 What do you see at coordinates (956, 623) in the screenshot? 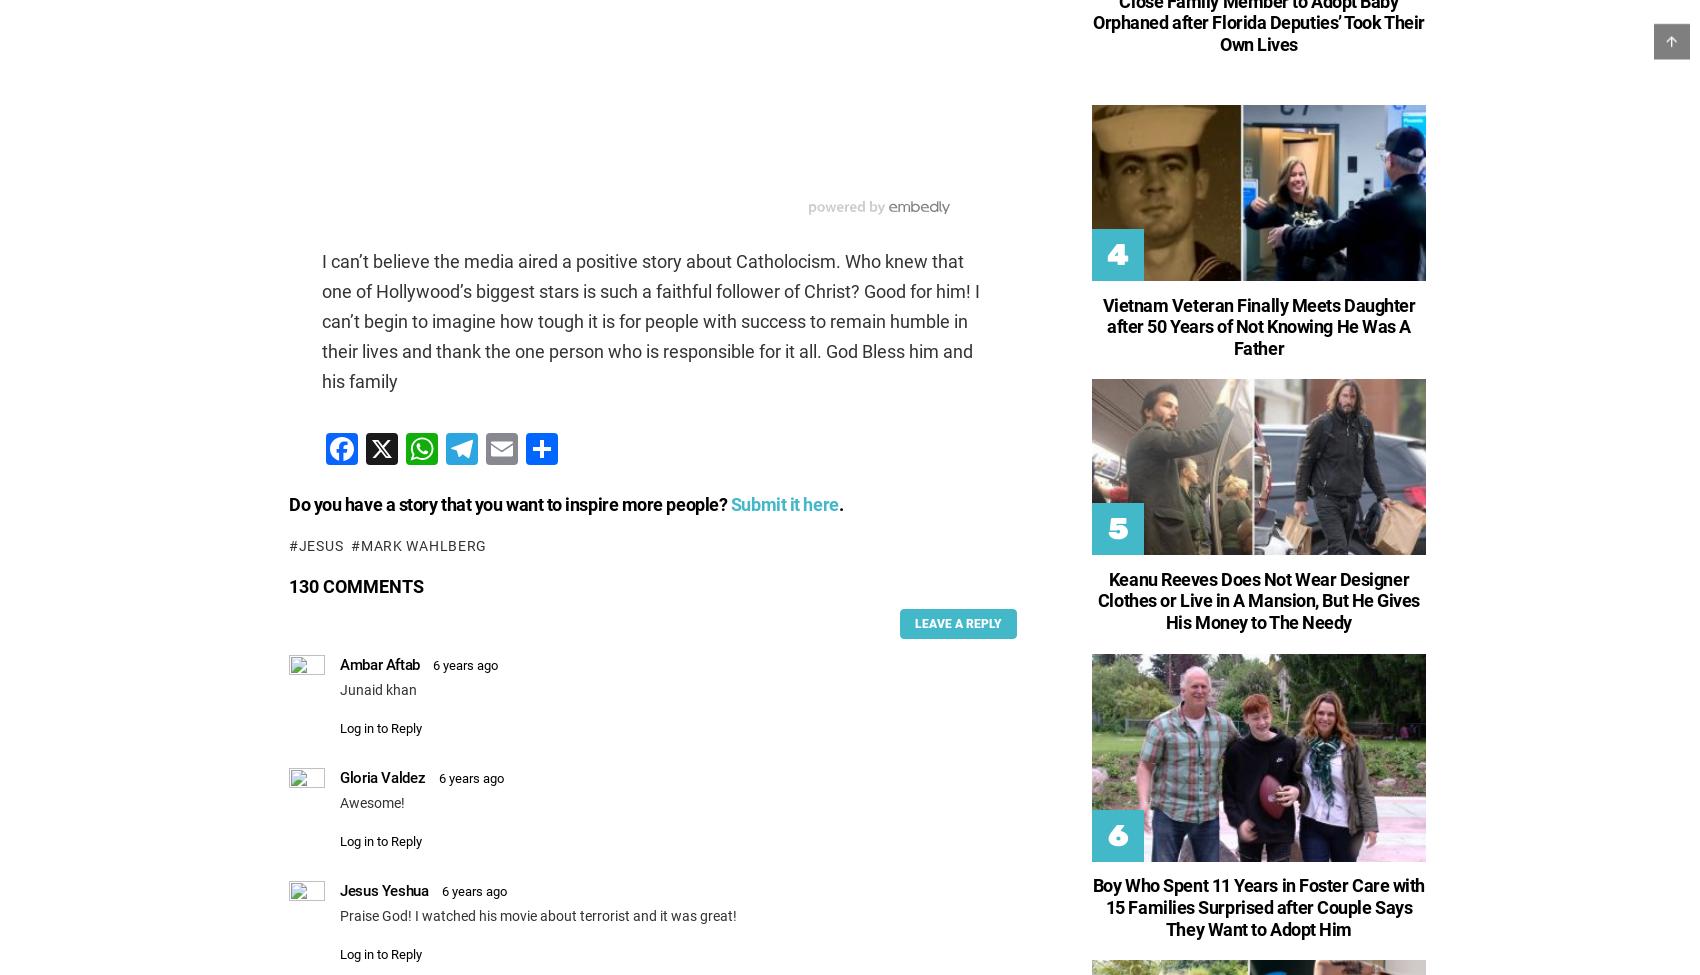
I see `'Leave a Reply'` at bounding box center [956, 623].